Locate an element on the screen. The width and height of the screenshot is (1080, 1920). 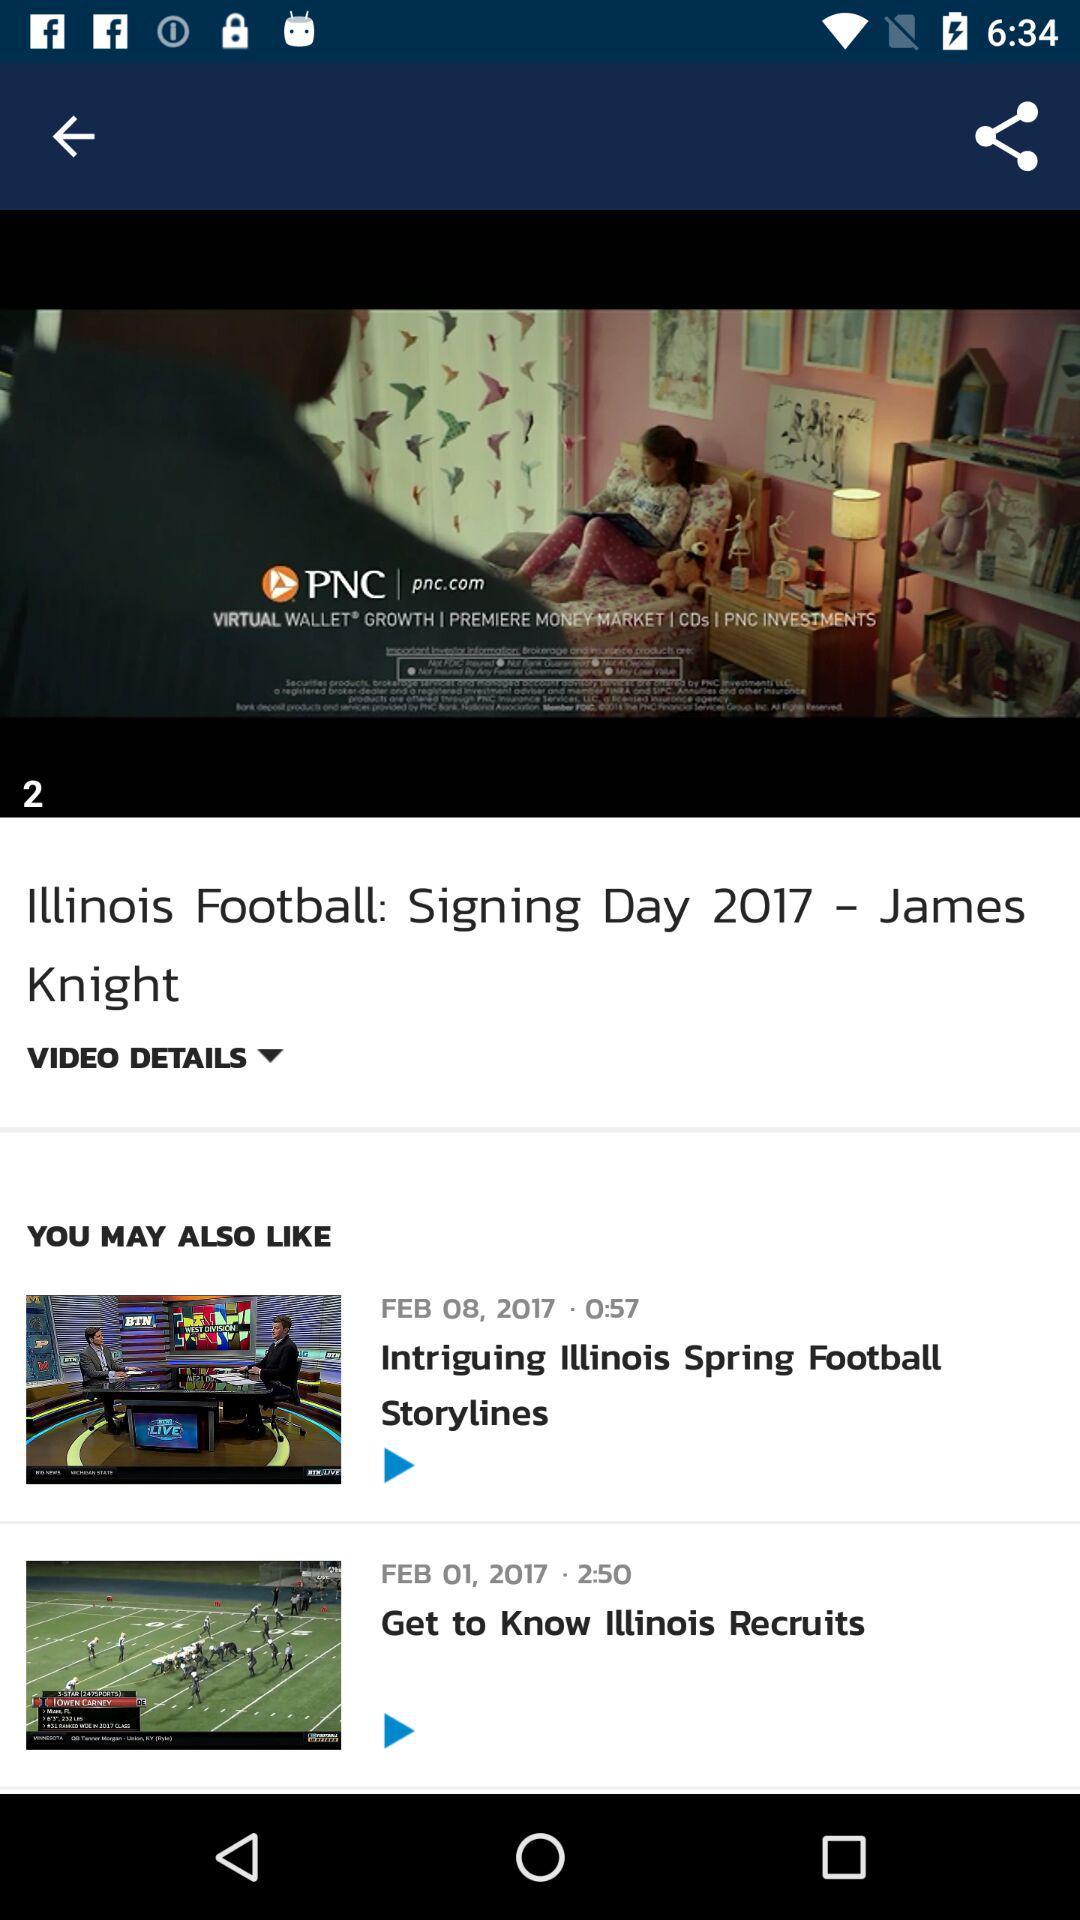
icon at the top left corner is located at coordinates (72, 135).